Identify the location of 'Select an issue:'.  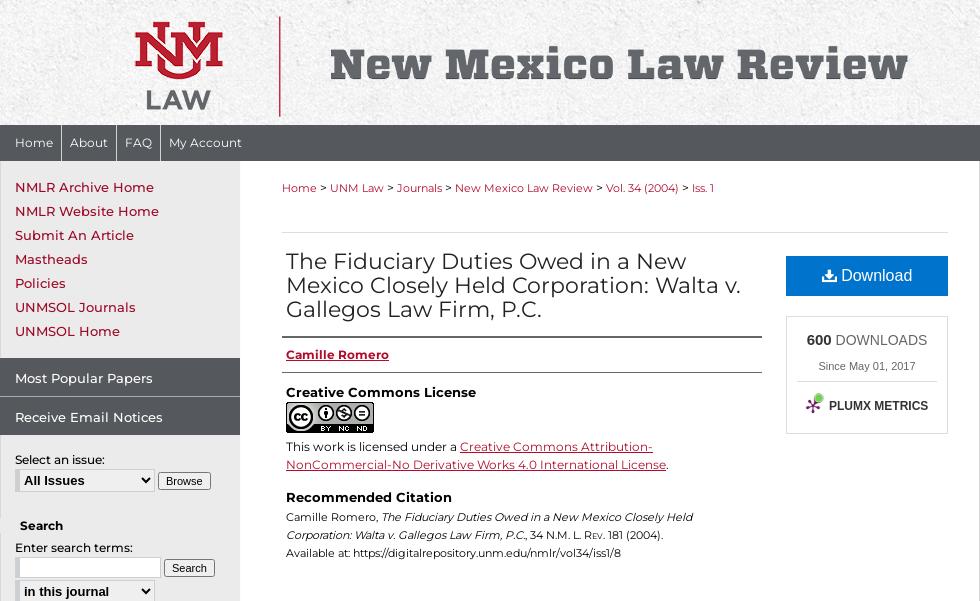
(59, 459).